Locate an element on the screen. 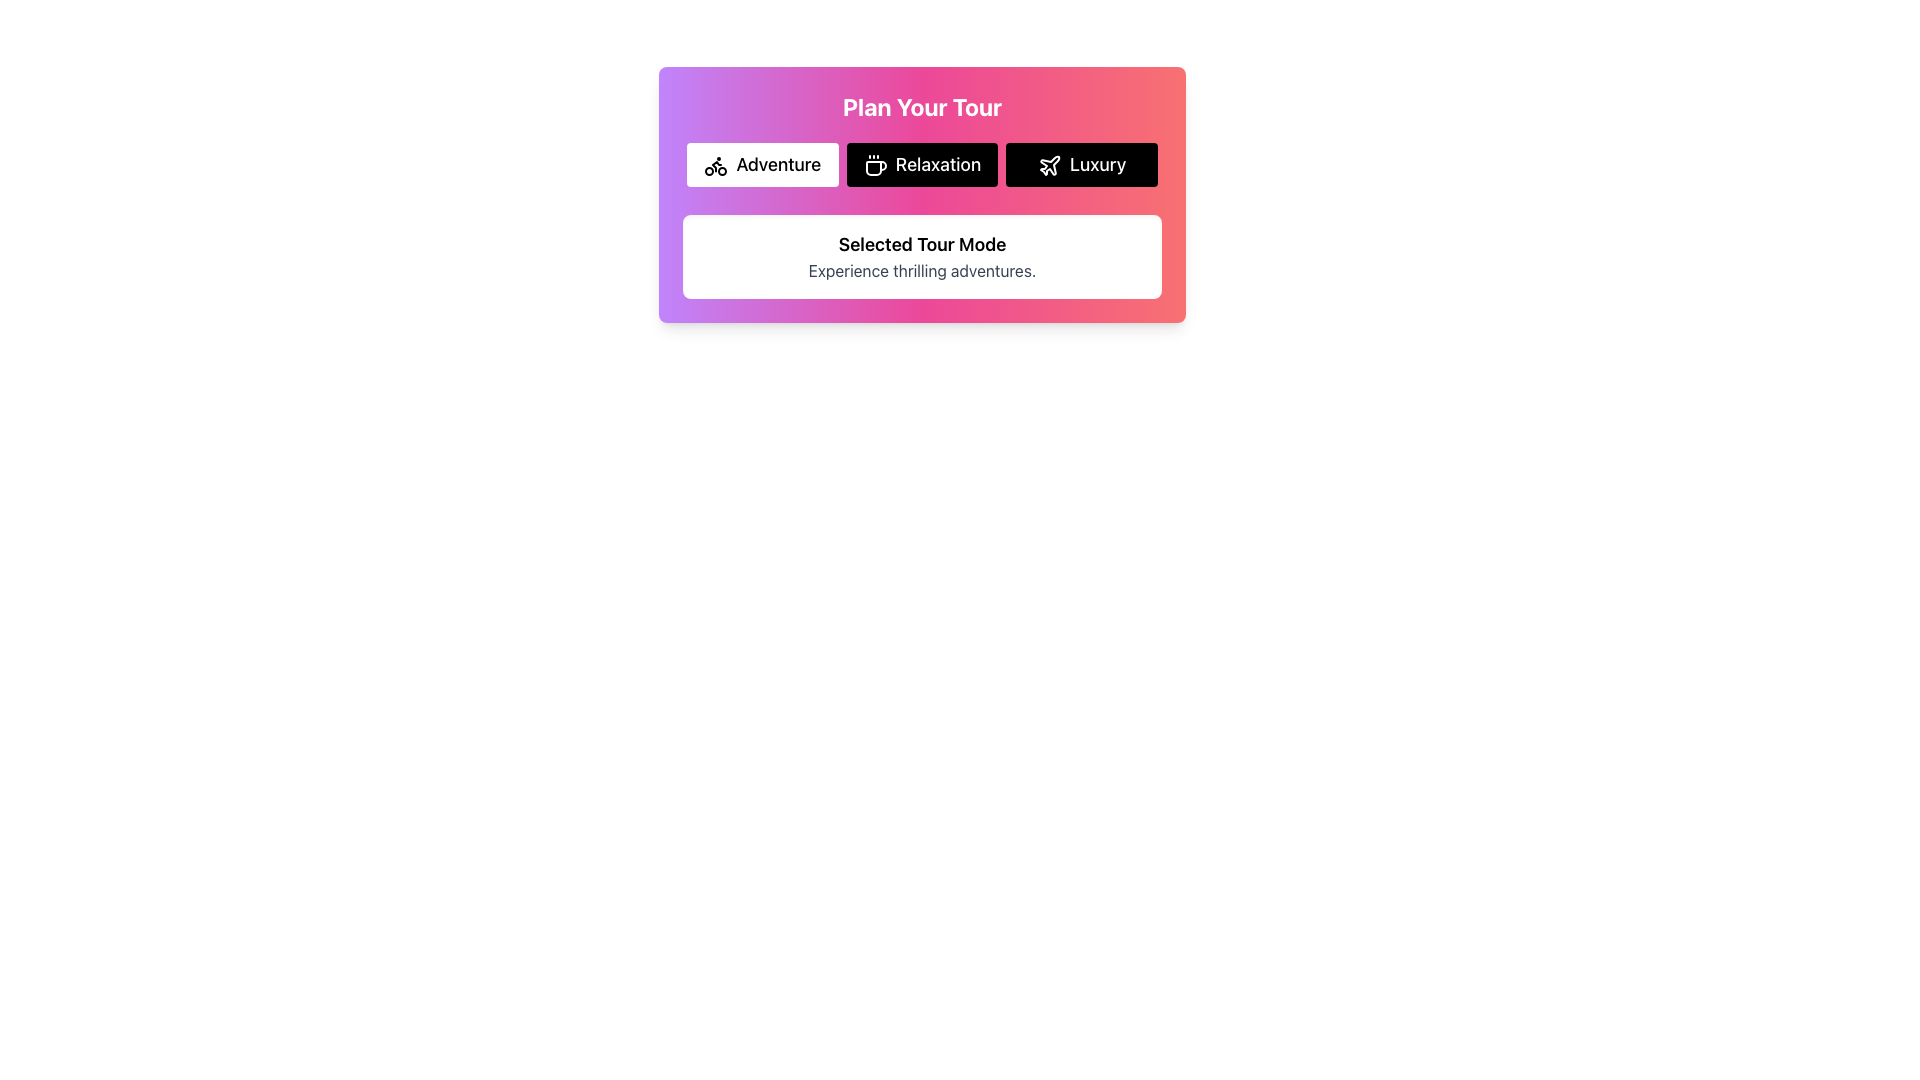 This screenshot has width=1920, height=1080. the textual heading 'Plan Your Tour' which is displayed in bold white font and centered within a gradient background transitioning from purple to red is located at coordinates (921, 107).